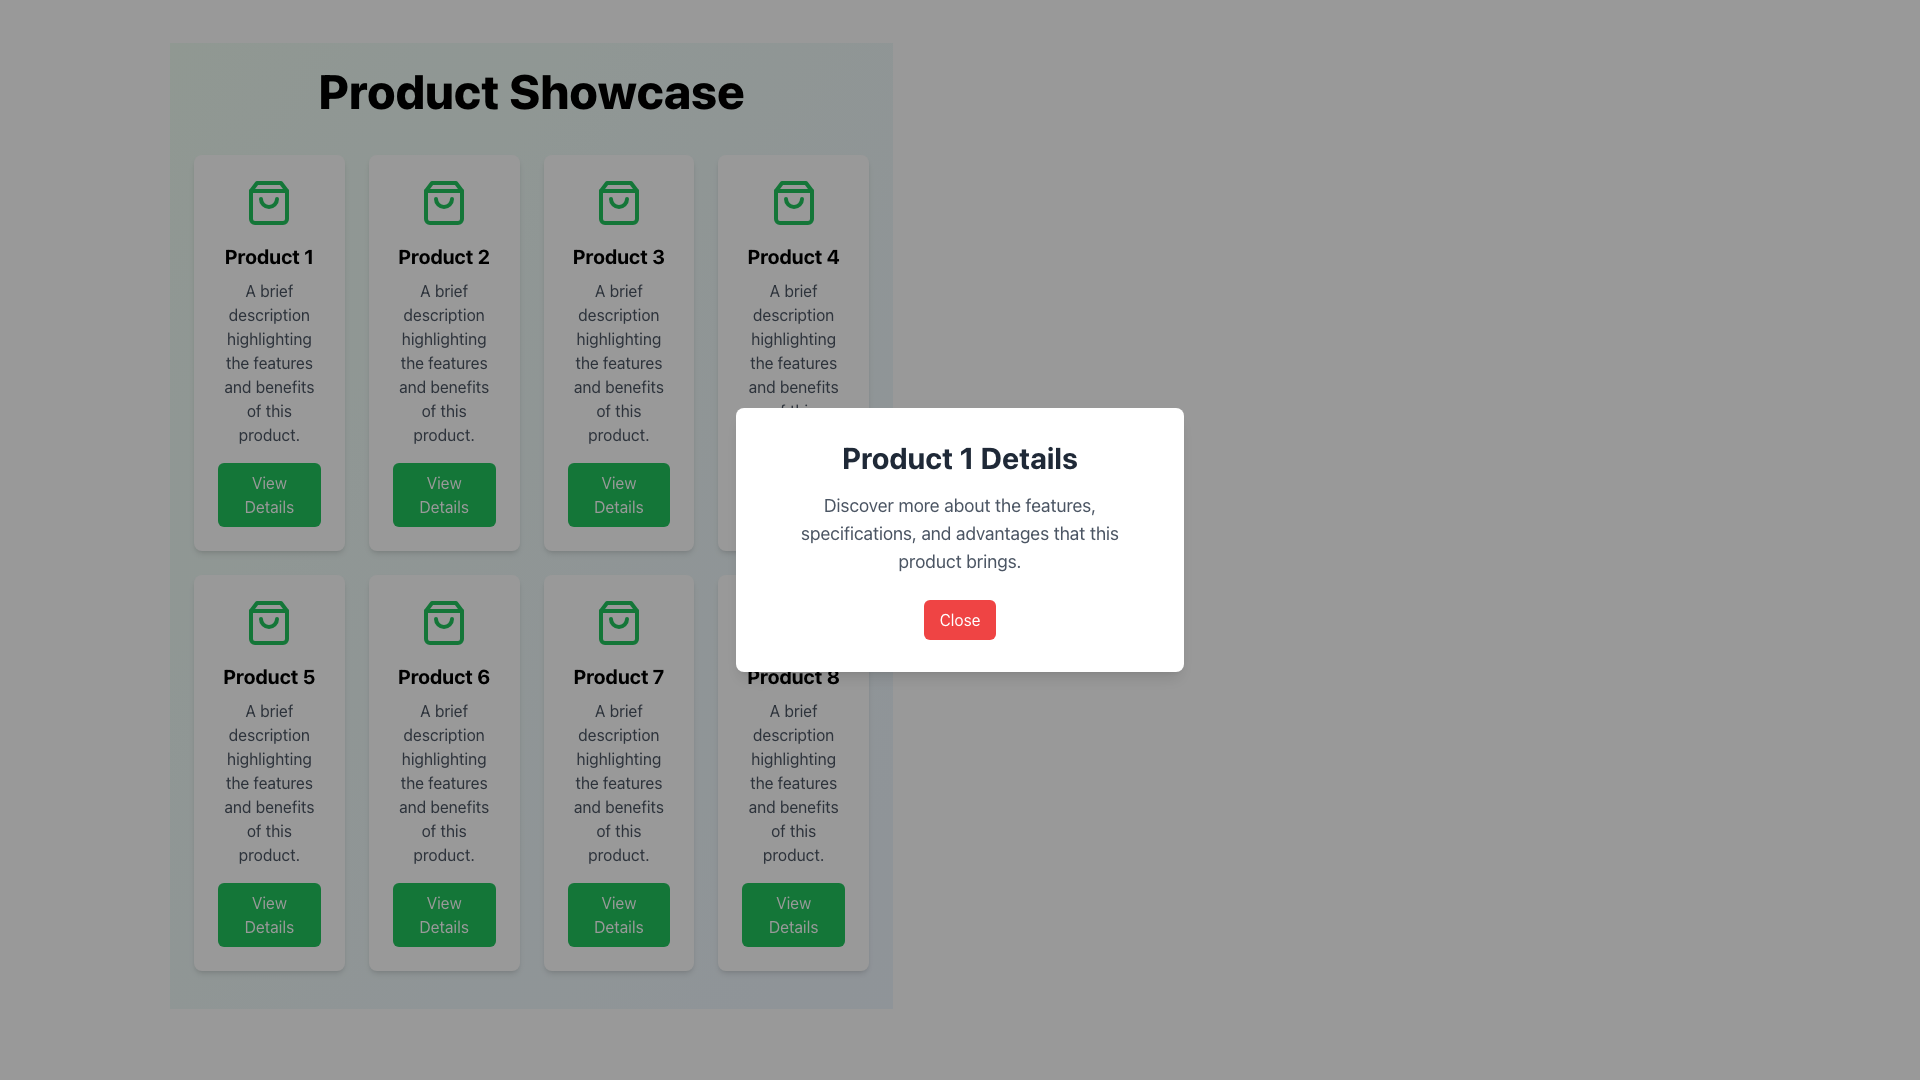 This screenshot has width=1920, height=1080. What do you see at coordinates (792, 352) in the screenshot?
I see `product title 'Product 4' and the description below it from the Product card with a white background, green shopping bag icon, and a green 'View Details' button, located in the rightmost column of the top row of the grid layout` at bounding box center [792, 352].